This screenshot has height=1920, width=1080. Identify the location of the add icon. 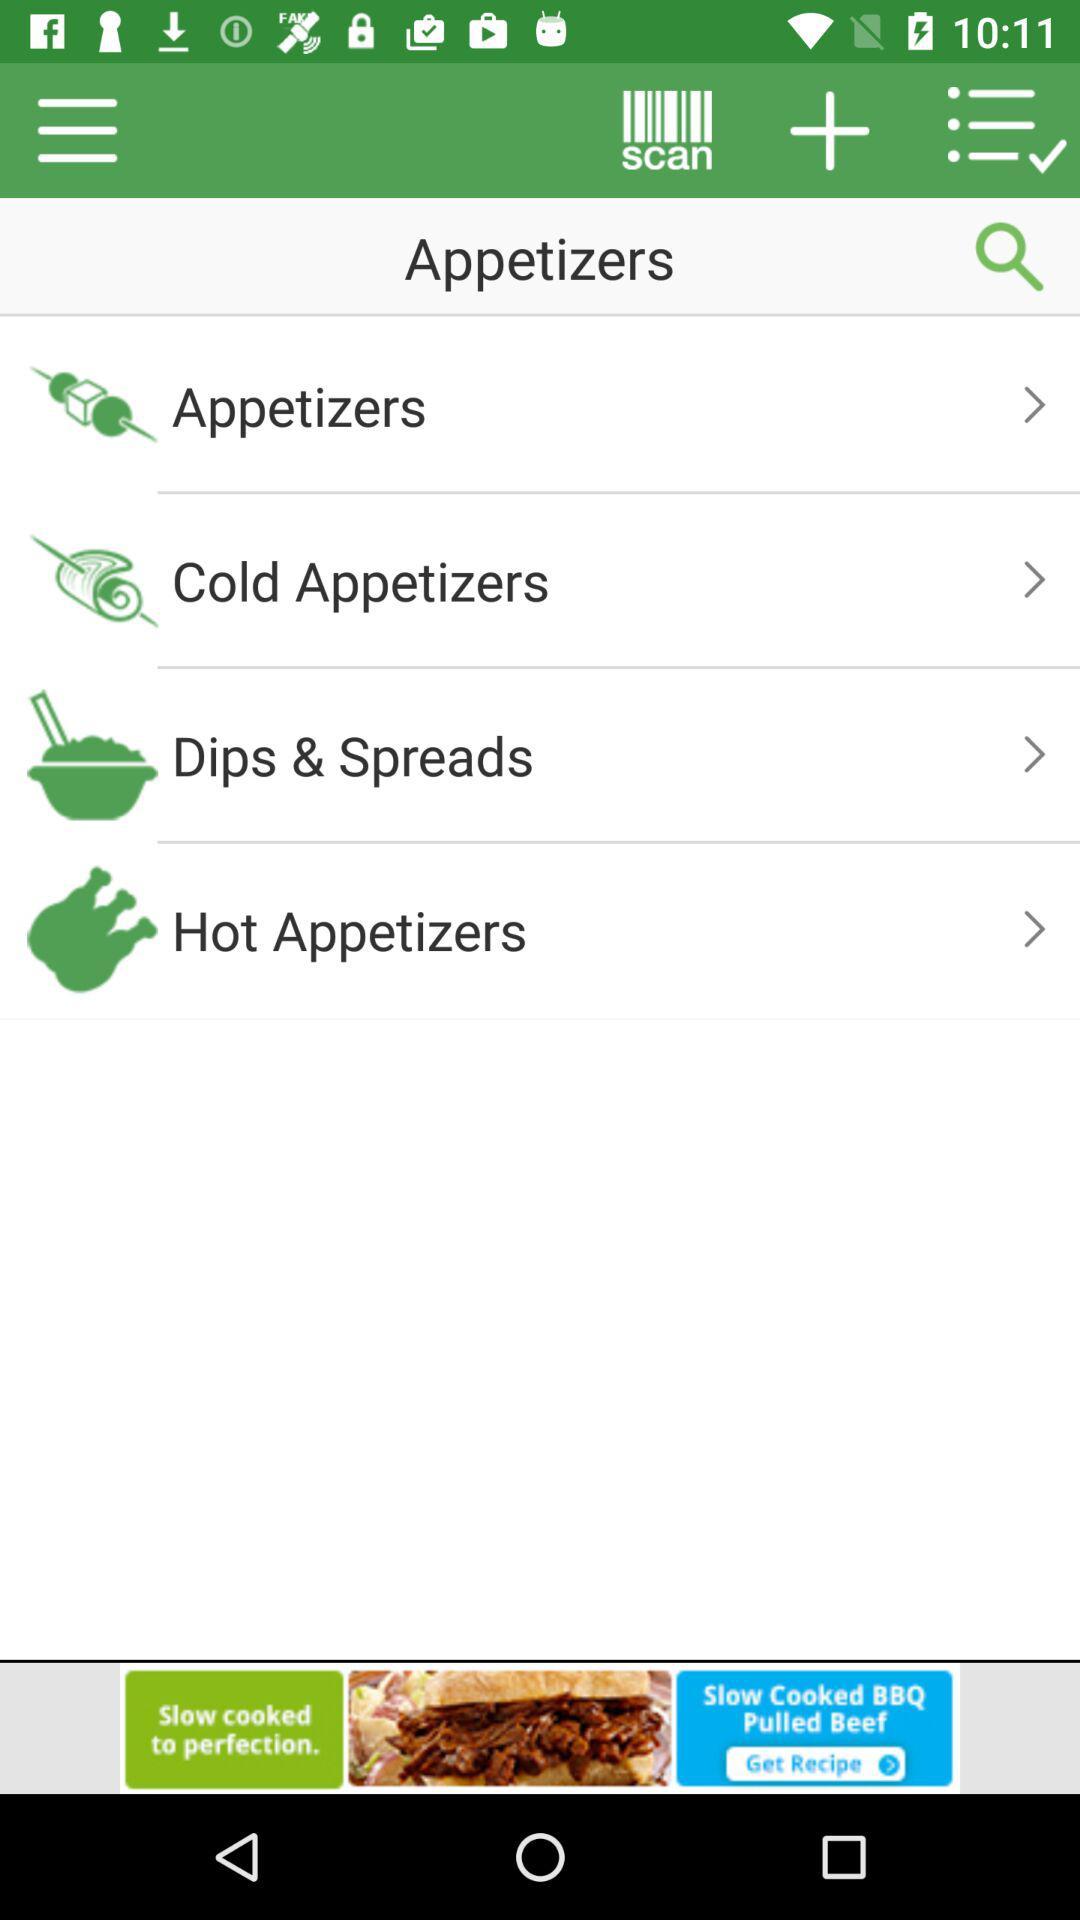
(829, 129).